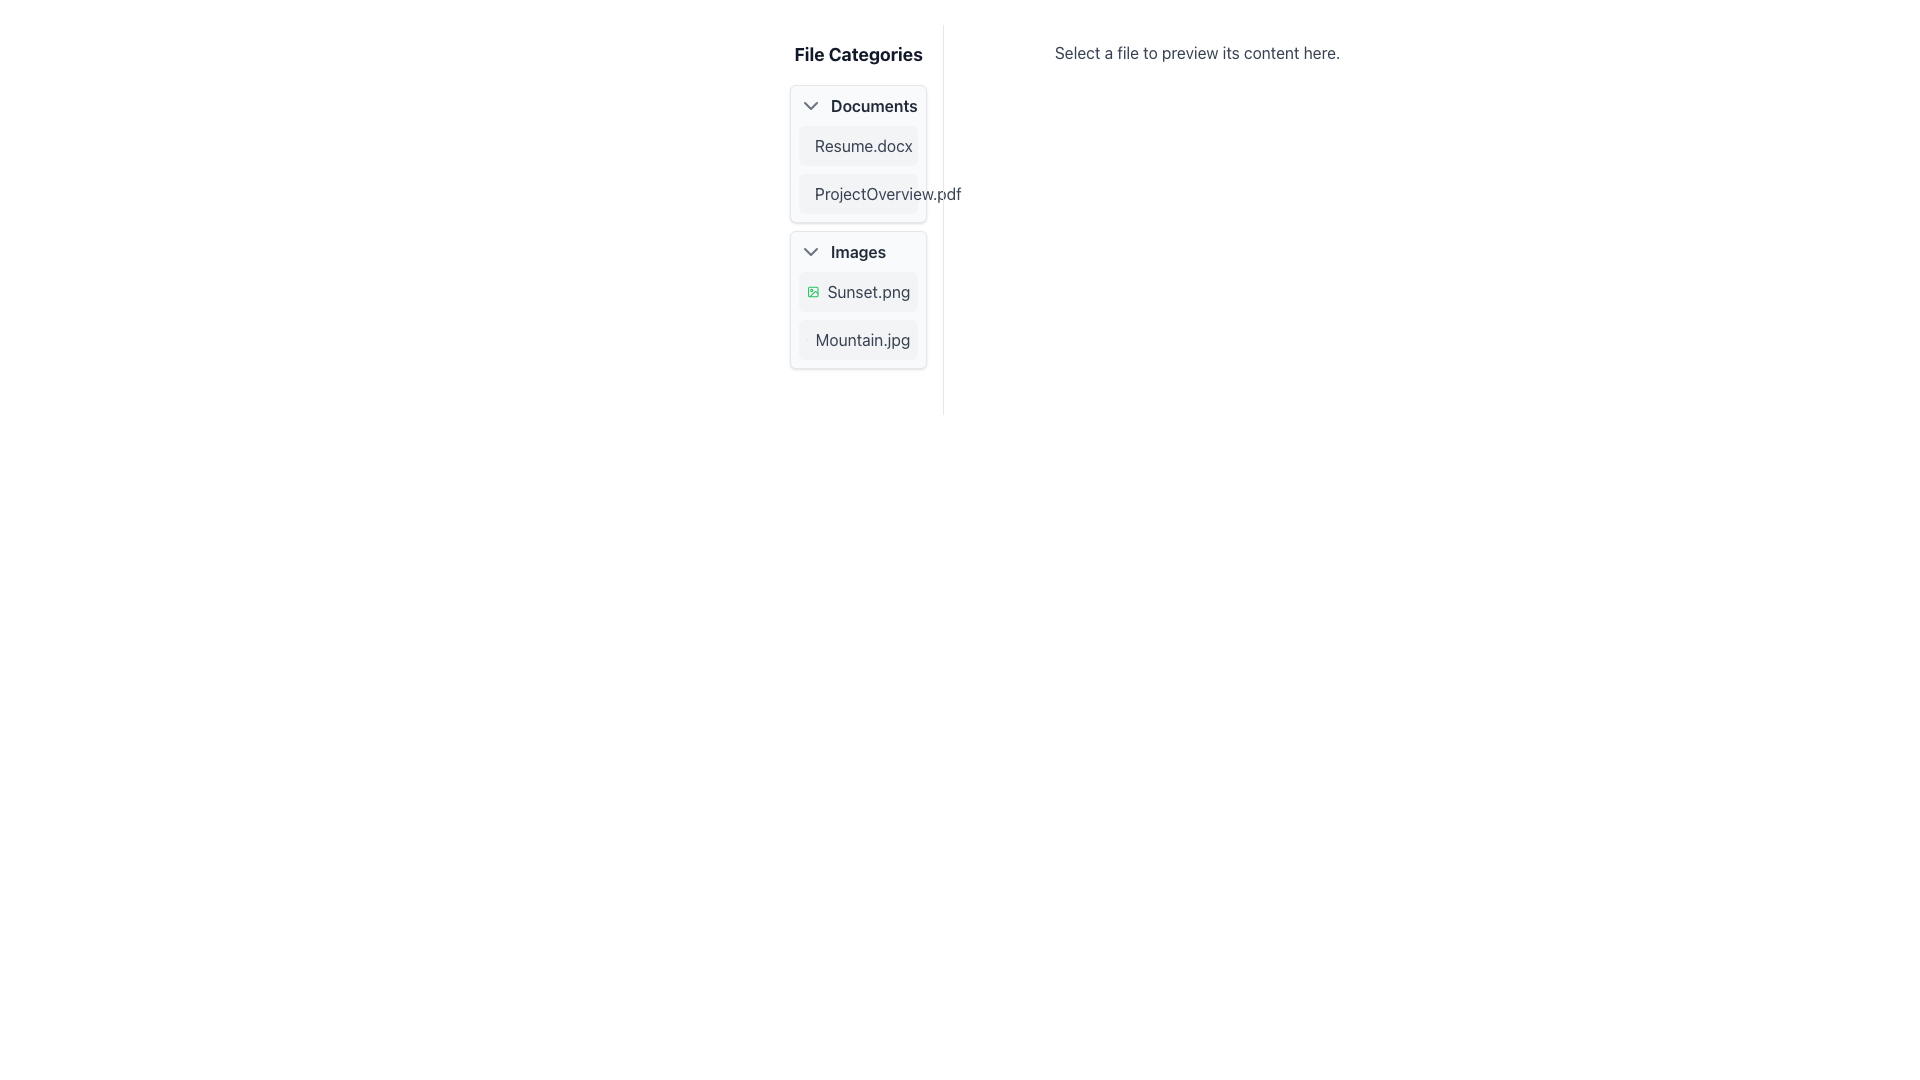 The image size is (1920, 1080). What do you see at coordinates (873, 105) in the screenshot?
I see `the 'Documents' text label in the 'File Categories' section` at bounding box center [873, 105].